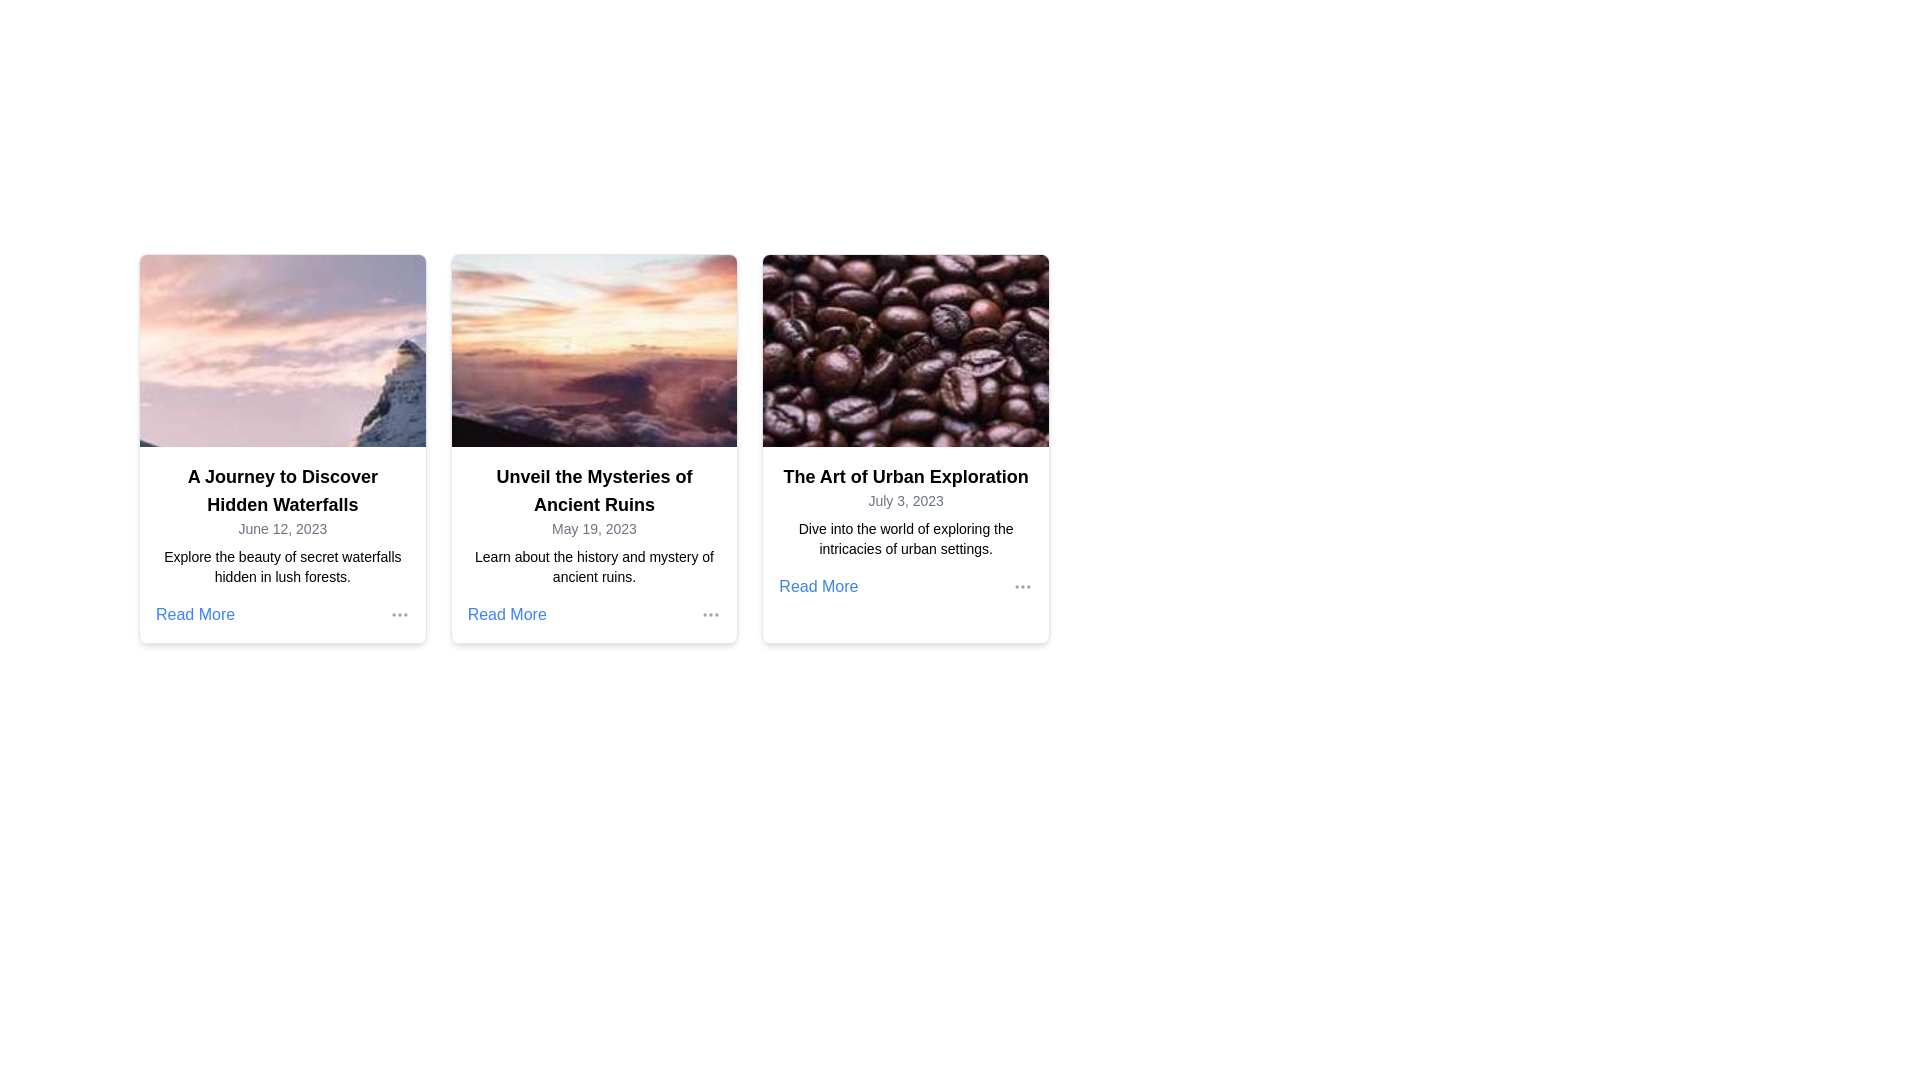 This screenshot has width=1920, height=1080. What do you see at coordinates (593, 527) in the screenshot?
I see `the date text label displaying 'May 19, 2023', which is styled in a small gray font and positioned below the title 'Unveil the Mysteries of Ancient Ruins'` at bounding box center [593, 527].